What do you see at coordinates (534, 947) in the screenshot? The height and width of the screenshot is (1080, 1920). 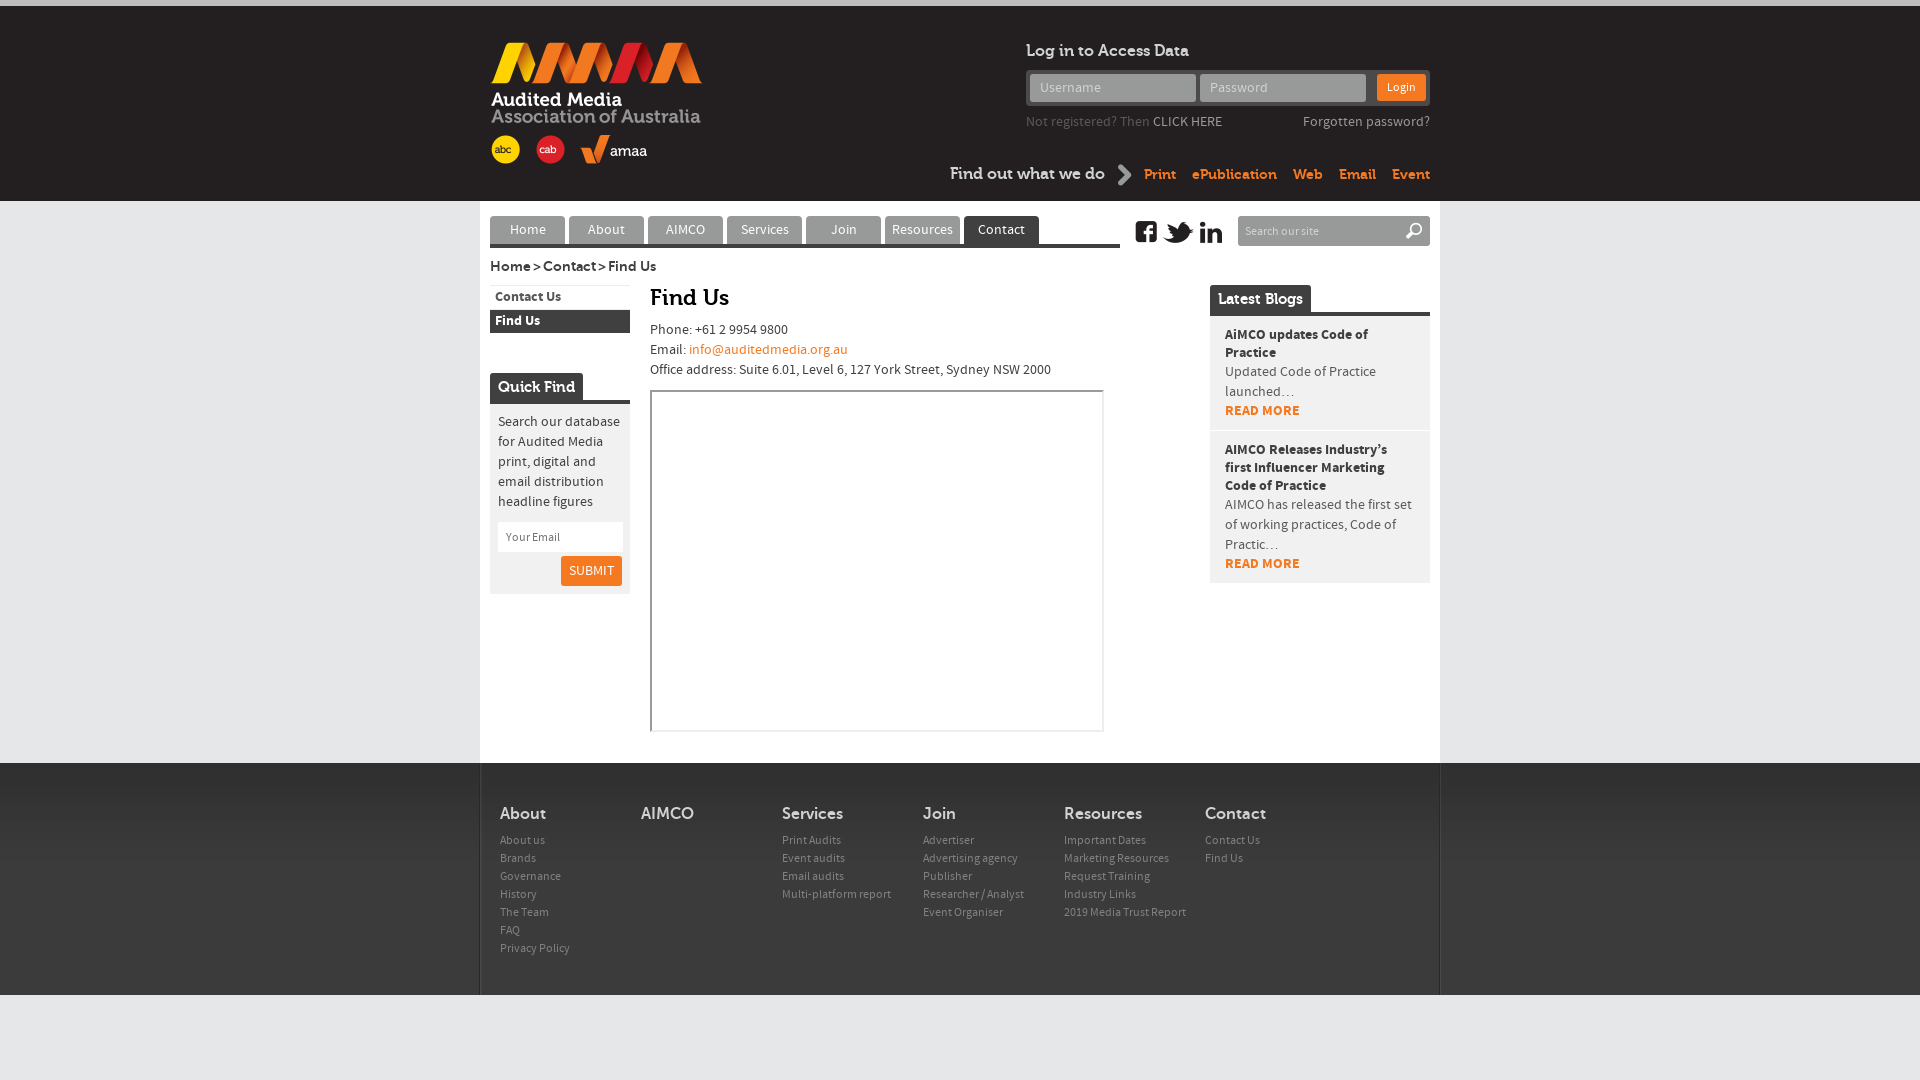 I see `'Privacy Policy'` at bounding box center [534, 947].